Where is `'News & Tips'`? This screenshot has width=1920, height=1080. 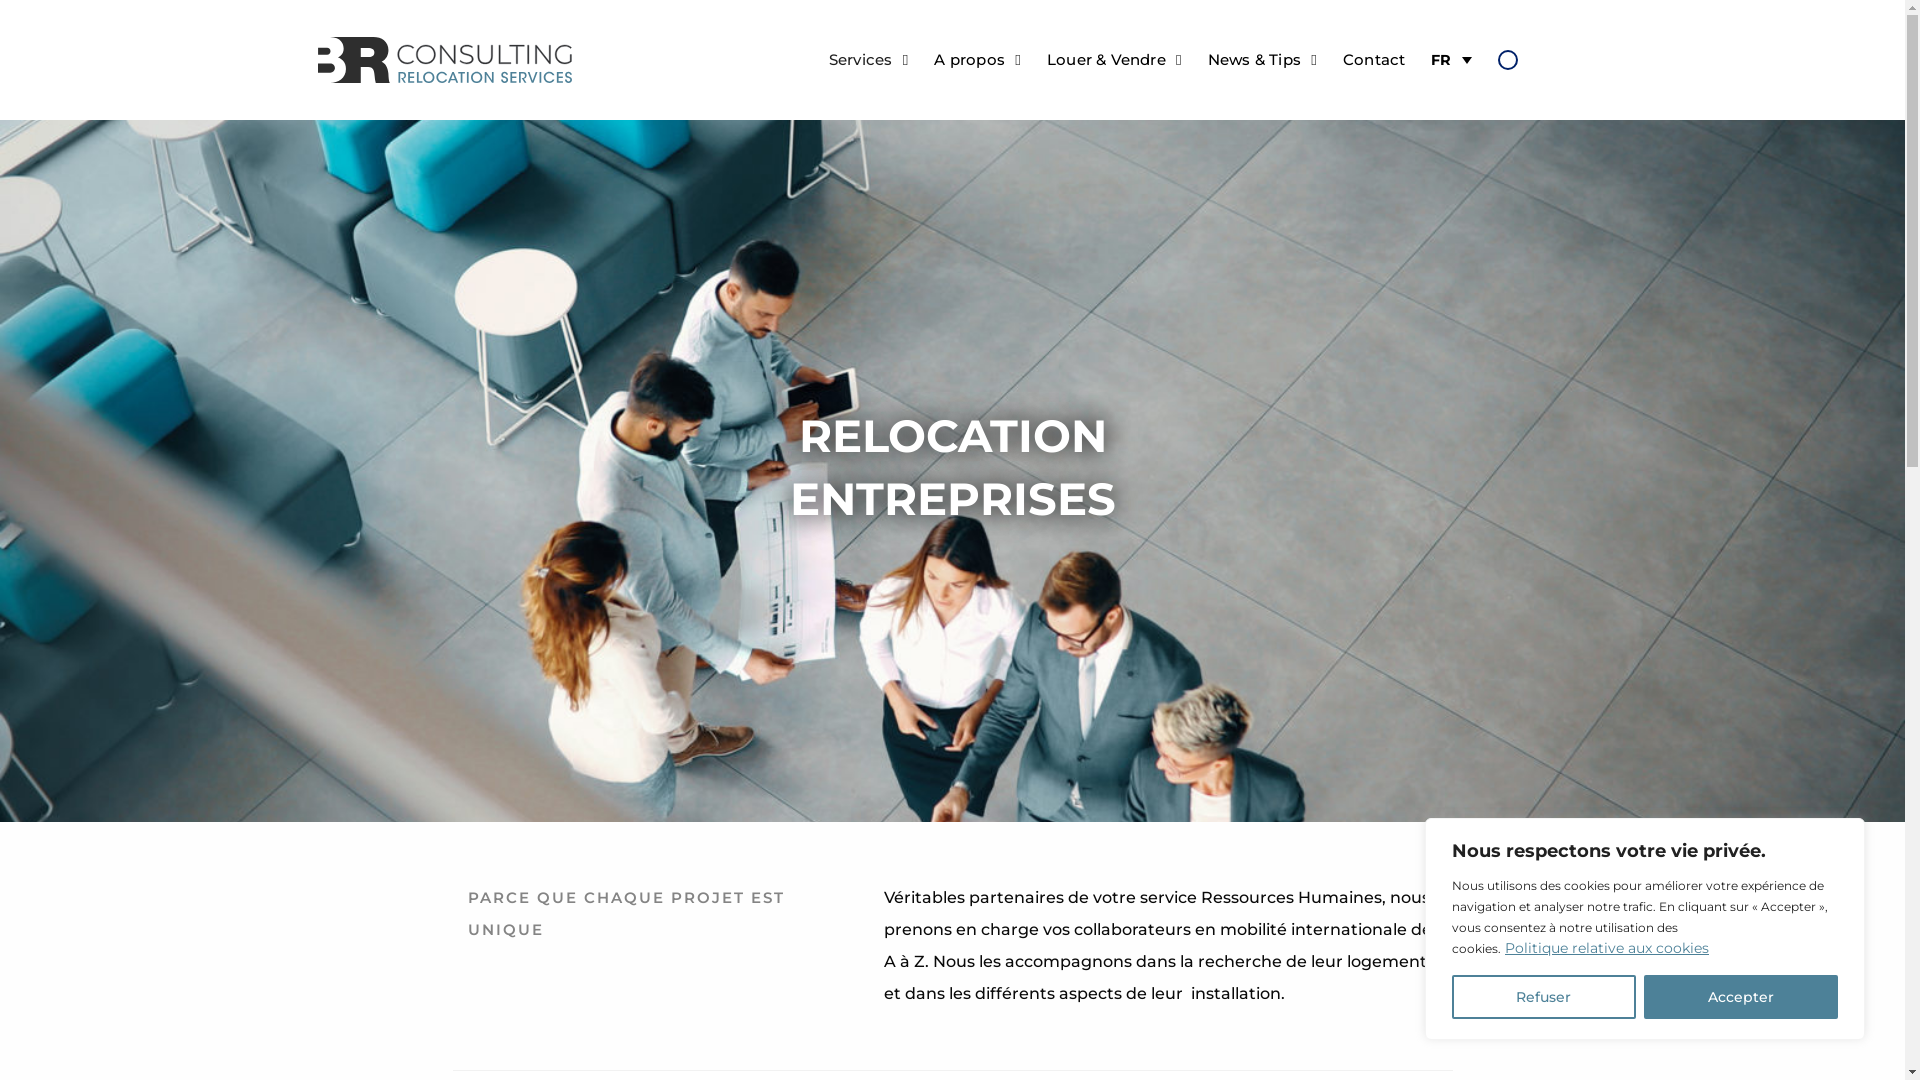 'News & Tips' is located at coordinates (1191, 58).